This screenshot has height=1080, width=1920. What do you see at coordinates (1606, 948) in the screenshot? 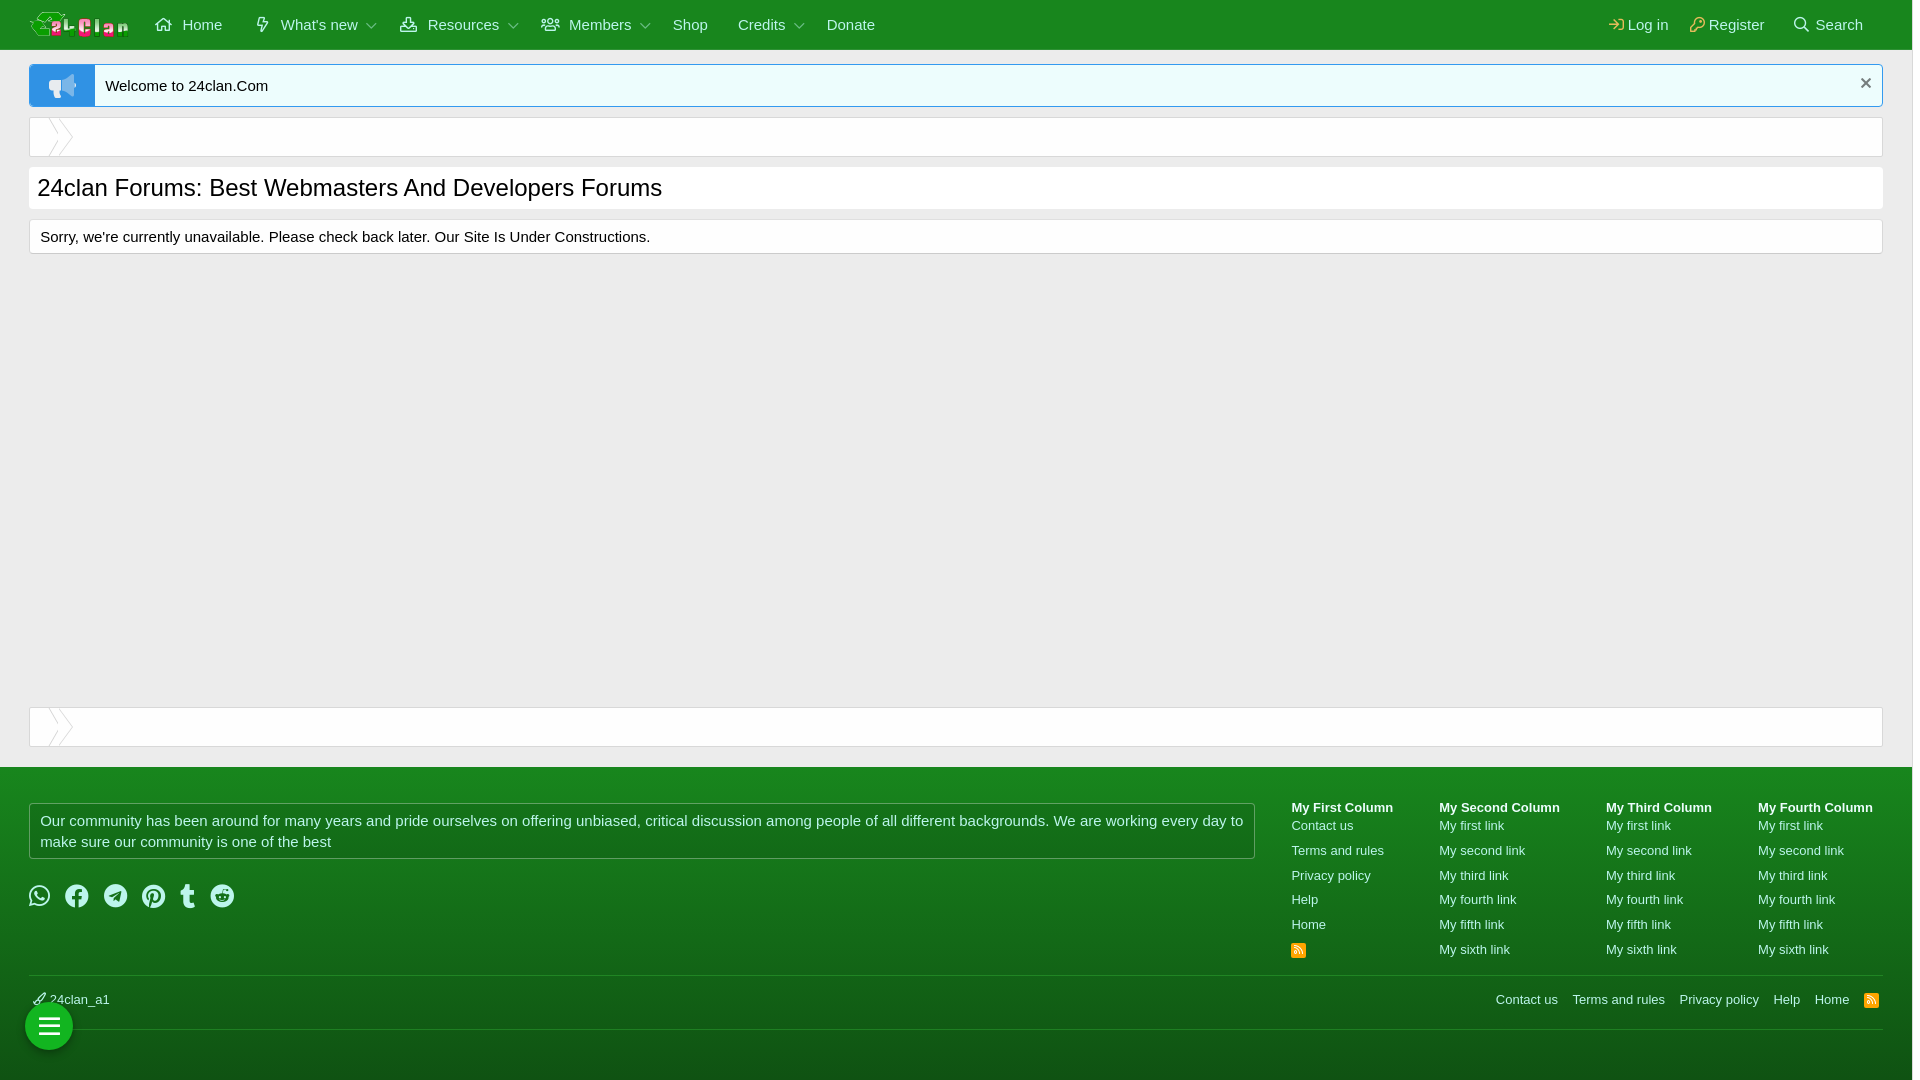
I see `'My sixth link'` at bounding box center [1606, 948].